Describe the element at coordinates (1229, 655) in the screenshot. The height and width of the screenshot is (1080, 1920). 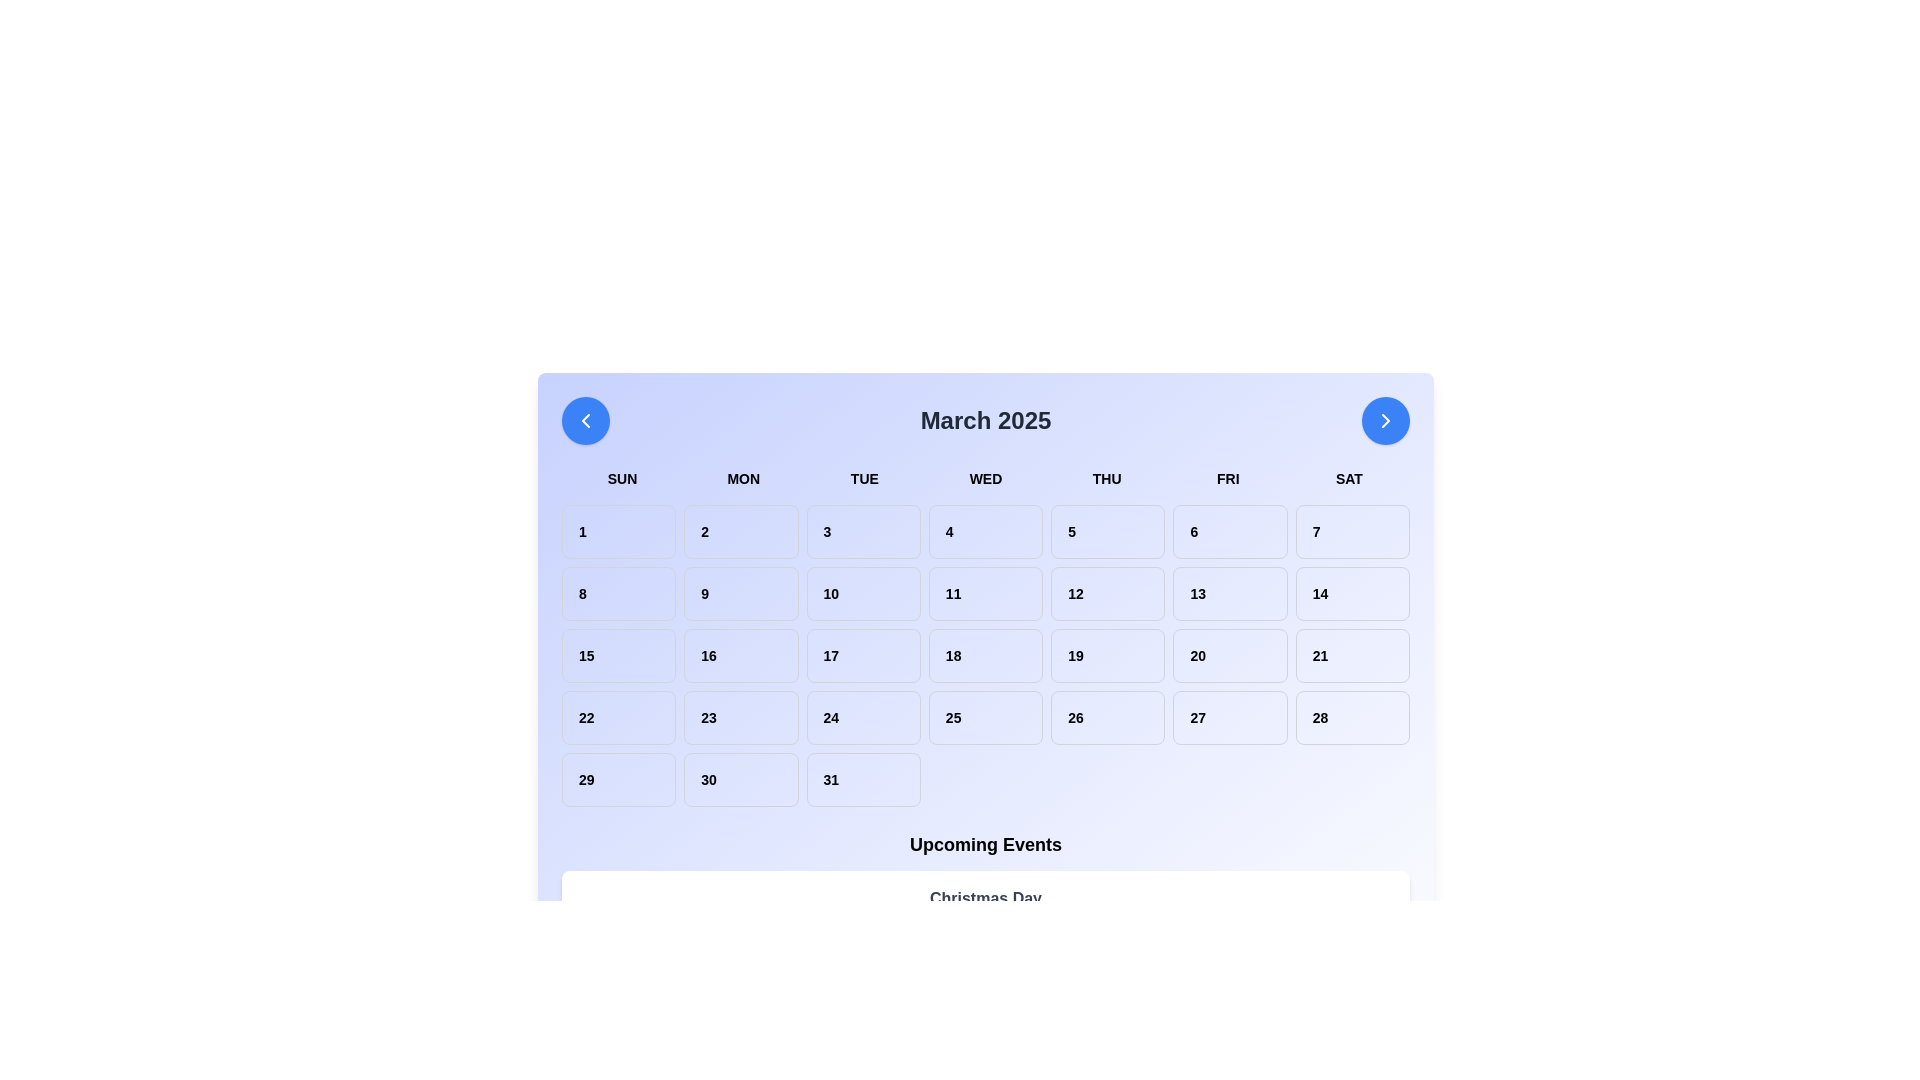
I see `the selectable day button representing the 20th of March 2025 in the calendar interface` at that location.